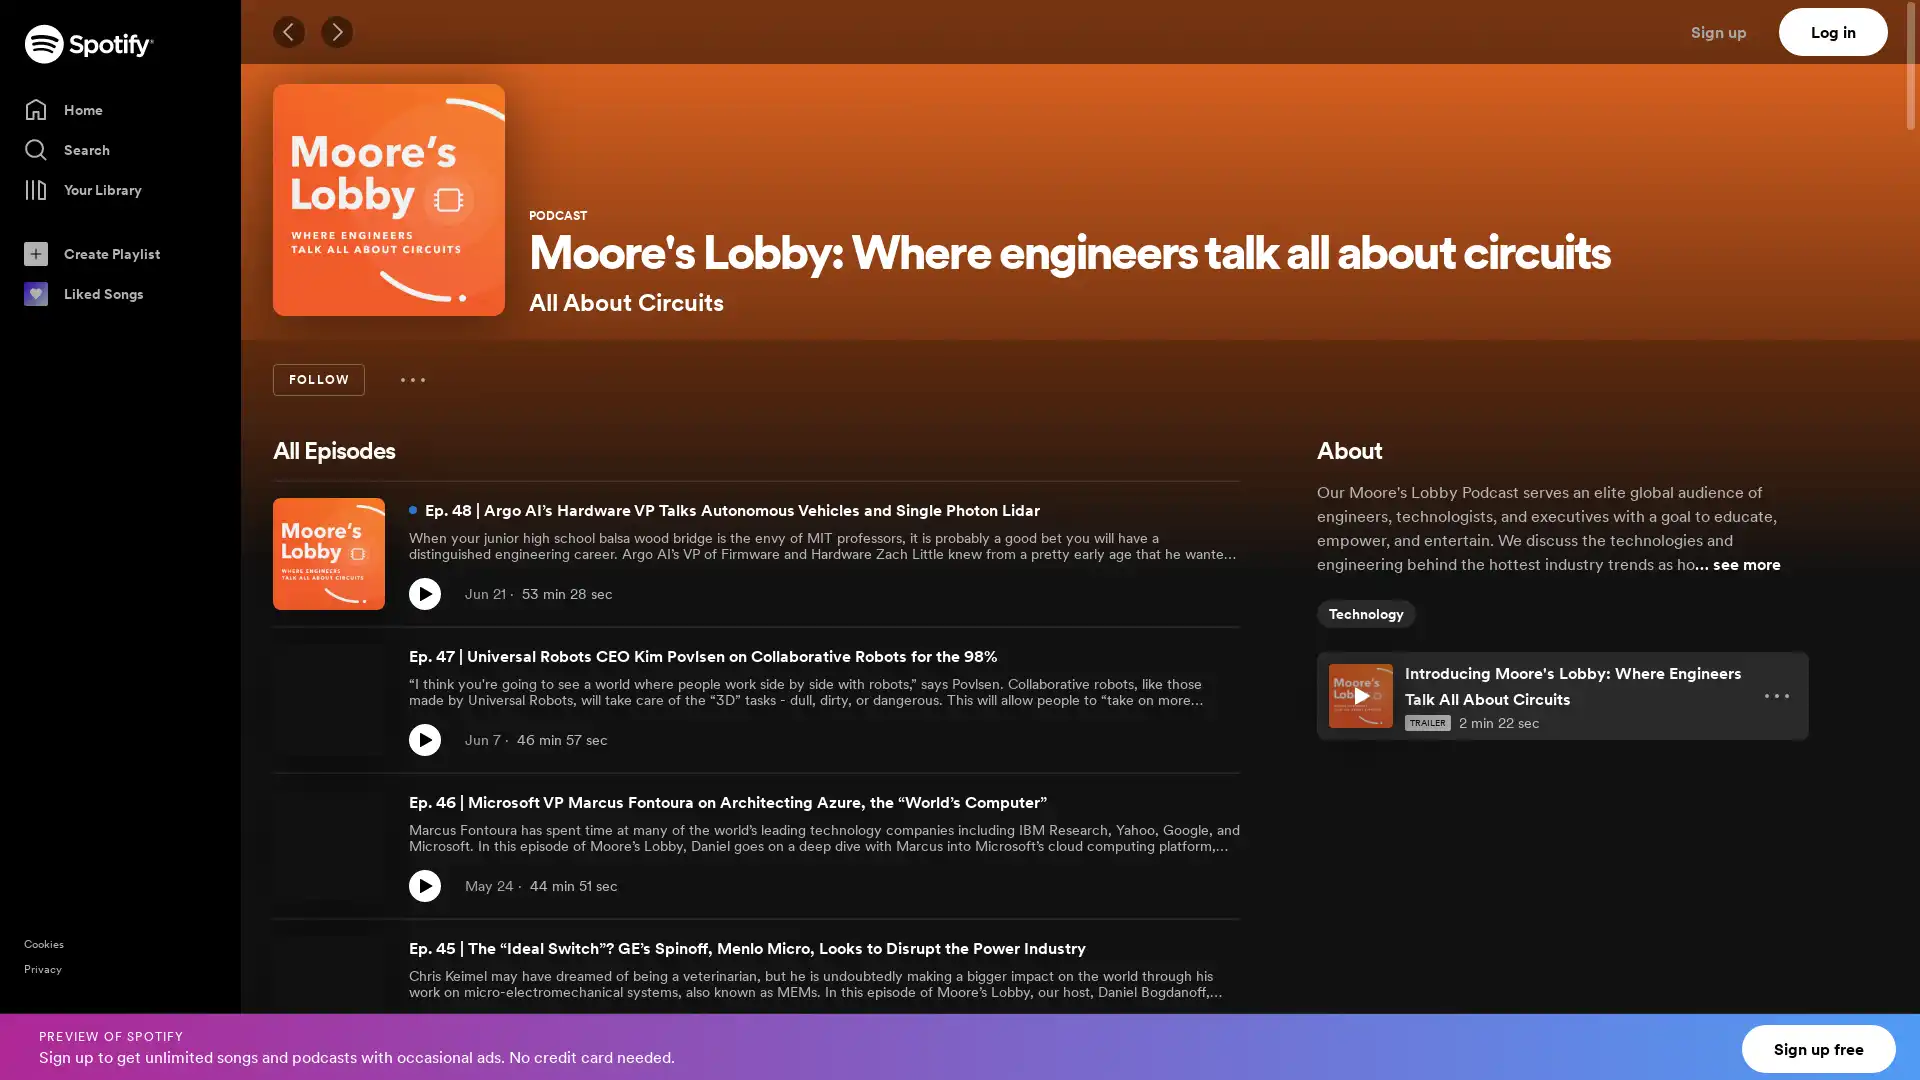  Describe the element at coordinates (1360, 694) in the screenshot. I see `Play` at that location.